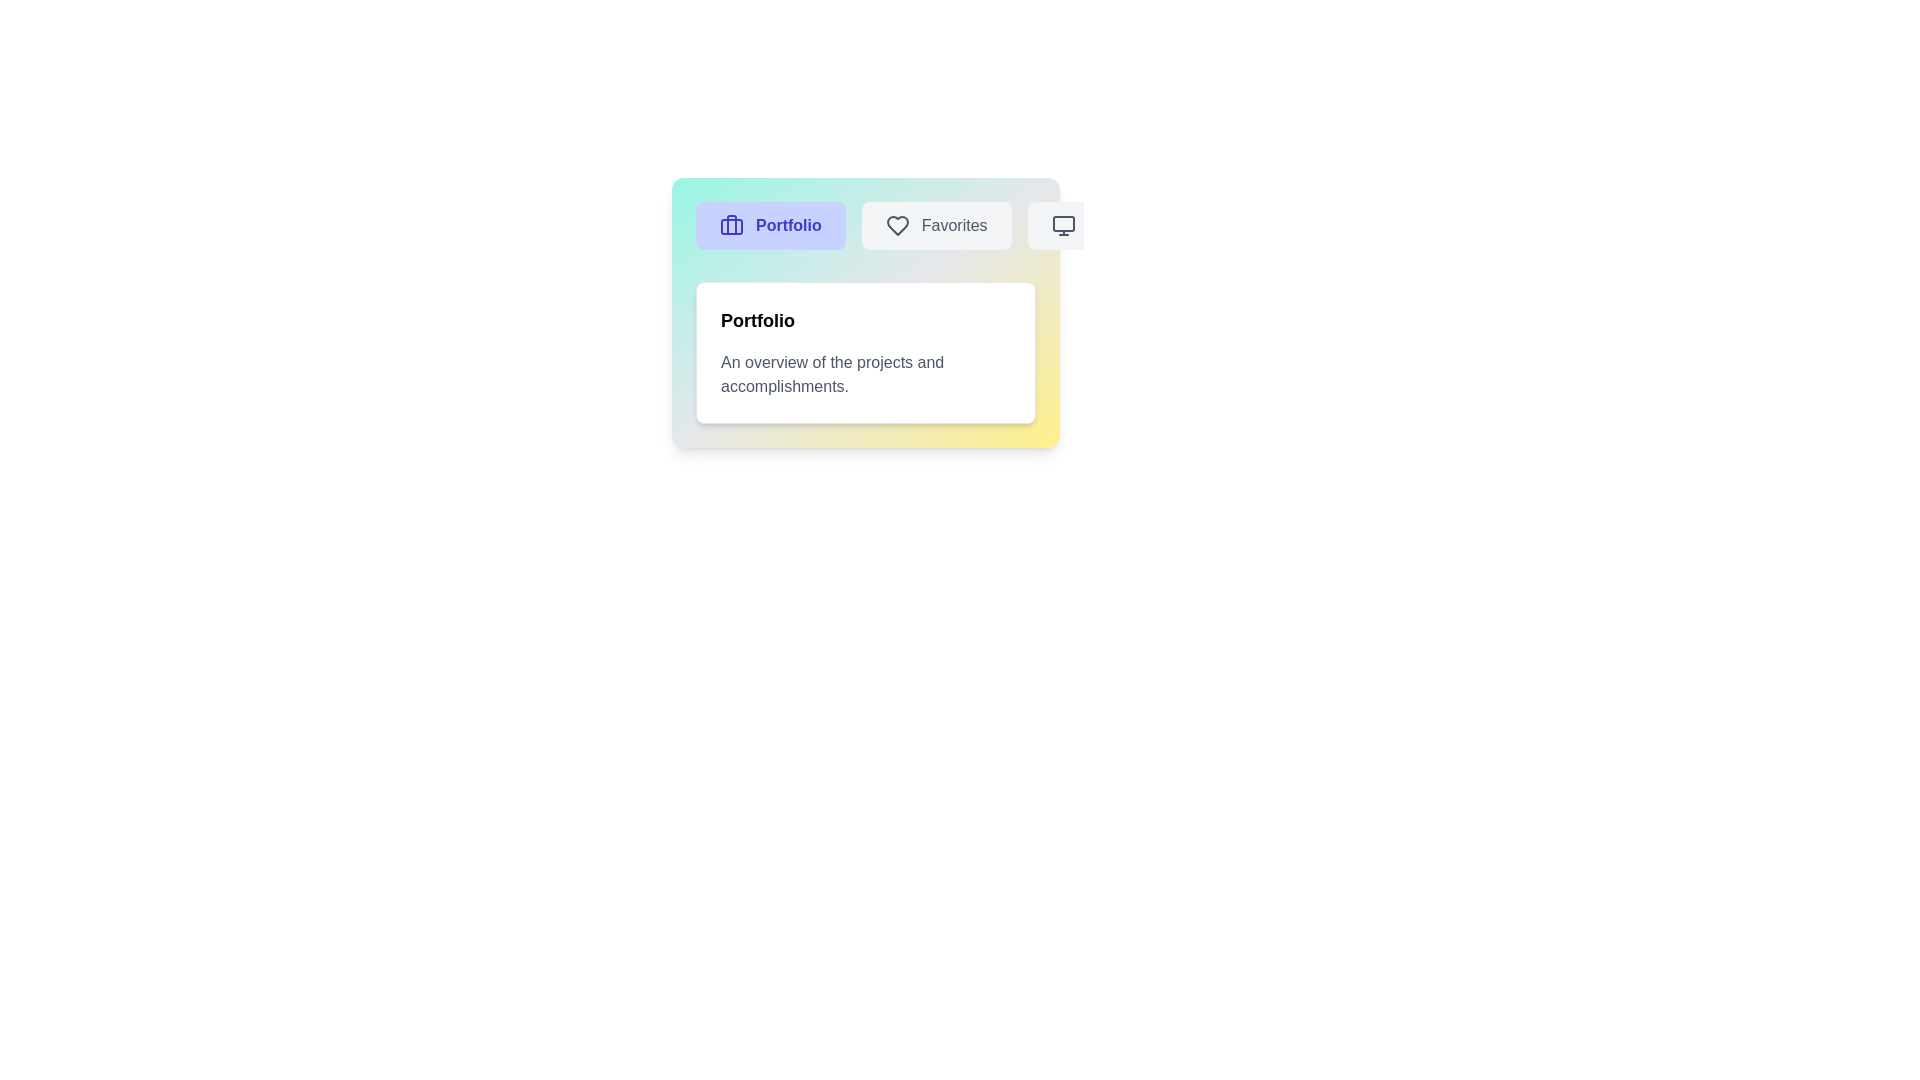 Image resolution: width=1920 pixels, height=1080 pixels. I want to click on the Activity tab, so click(1093, 225).